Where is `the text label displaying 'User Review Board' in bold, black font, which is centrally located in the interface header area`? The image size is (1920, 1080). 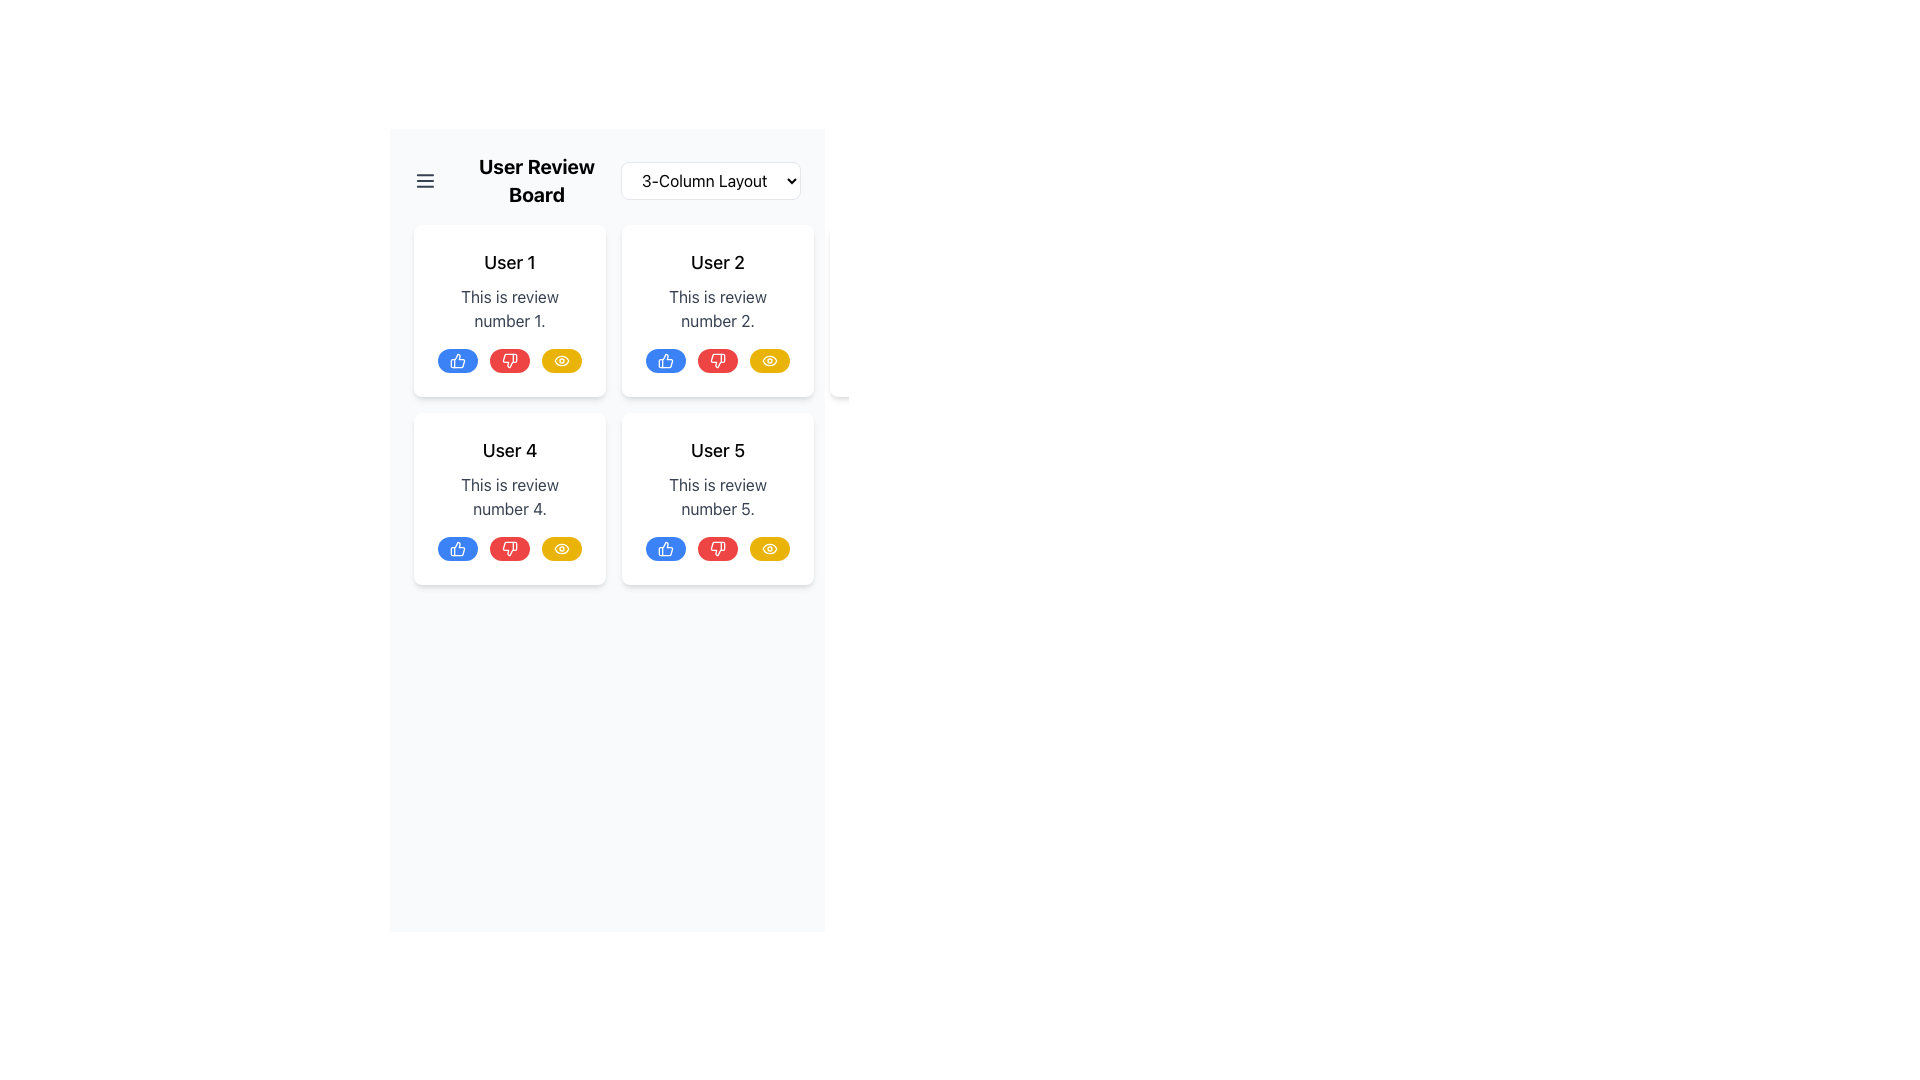 the text label displaying 'User Review Board' in bold, black font, which is centrally located in the interface header area is located at coordinates (537, 181).